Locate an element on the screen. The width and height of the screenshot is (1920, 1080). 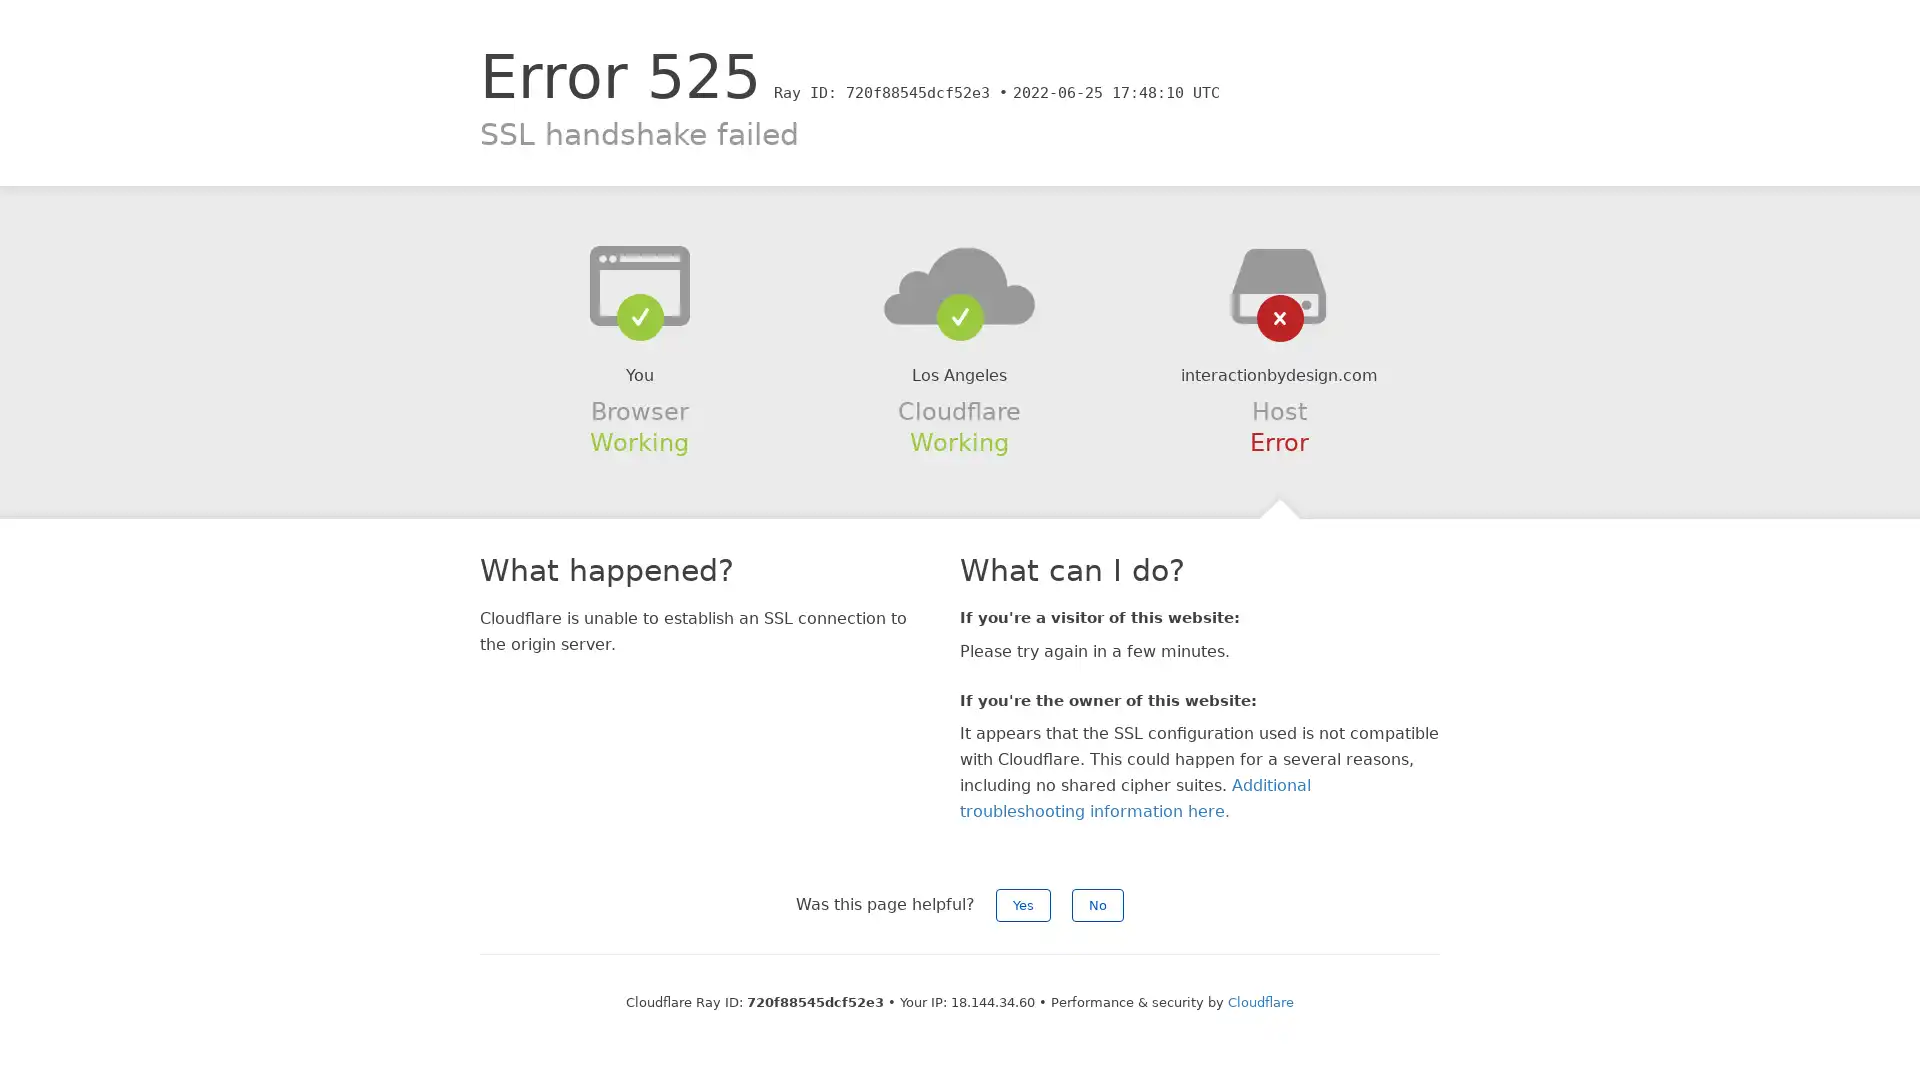
No is located at coordinates (1097, 905).